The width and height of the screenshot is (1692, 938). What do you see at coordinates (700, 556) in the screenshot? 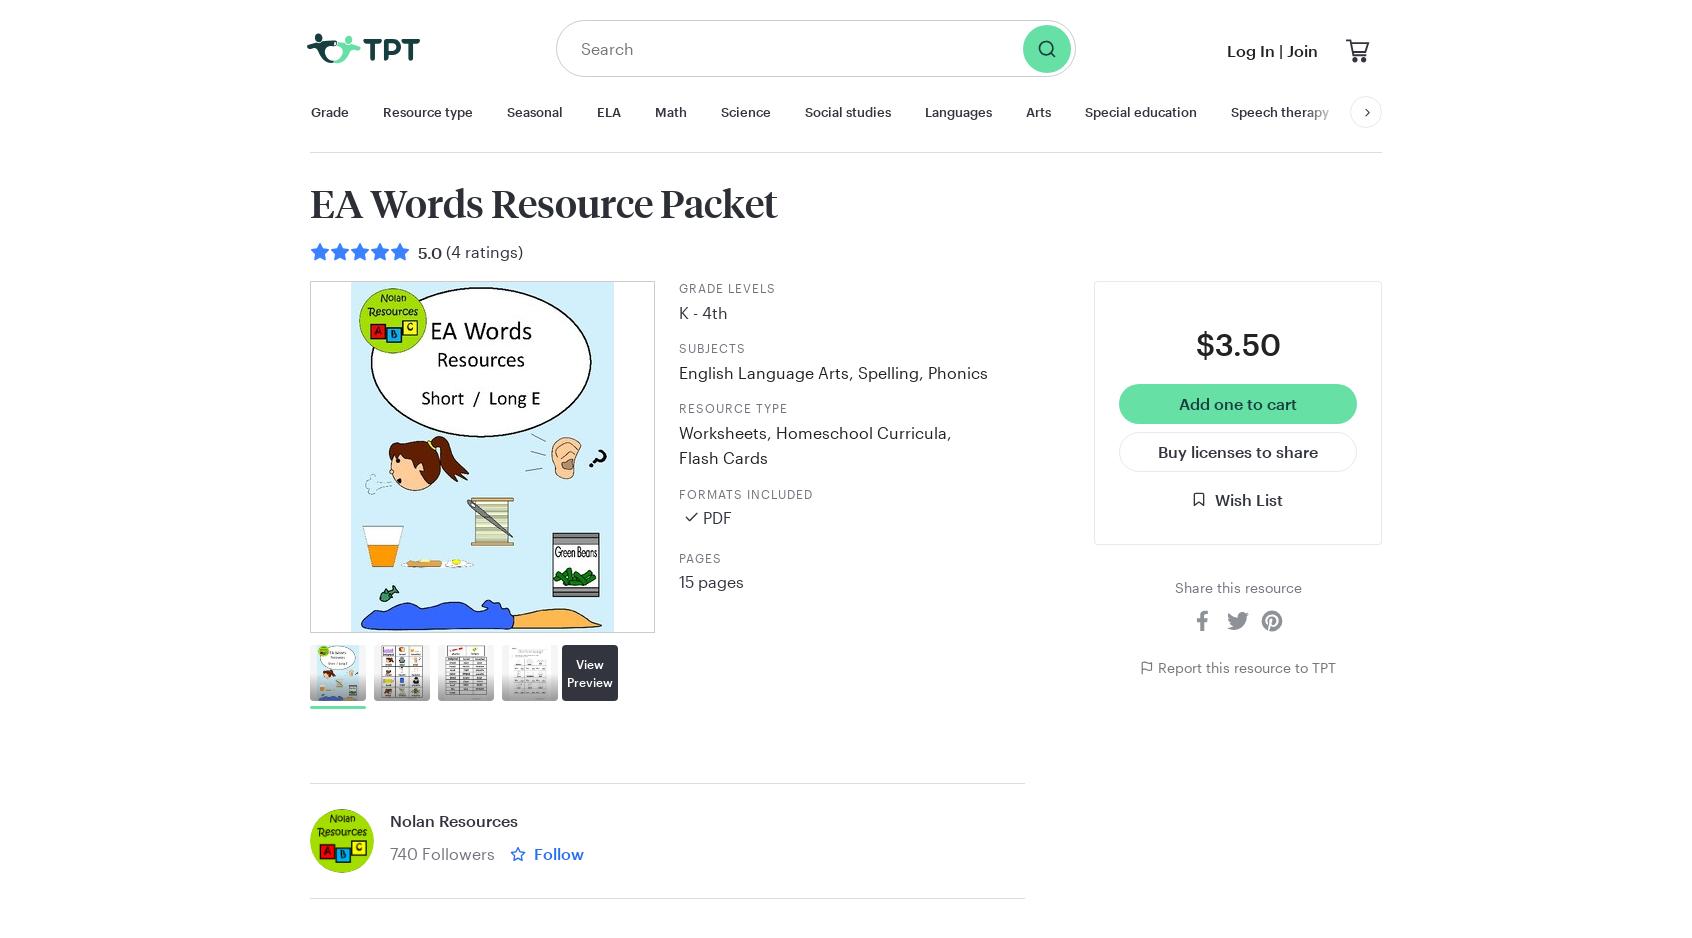
I see `'Pages'` at bounding box center [700, 556].